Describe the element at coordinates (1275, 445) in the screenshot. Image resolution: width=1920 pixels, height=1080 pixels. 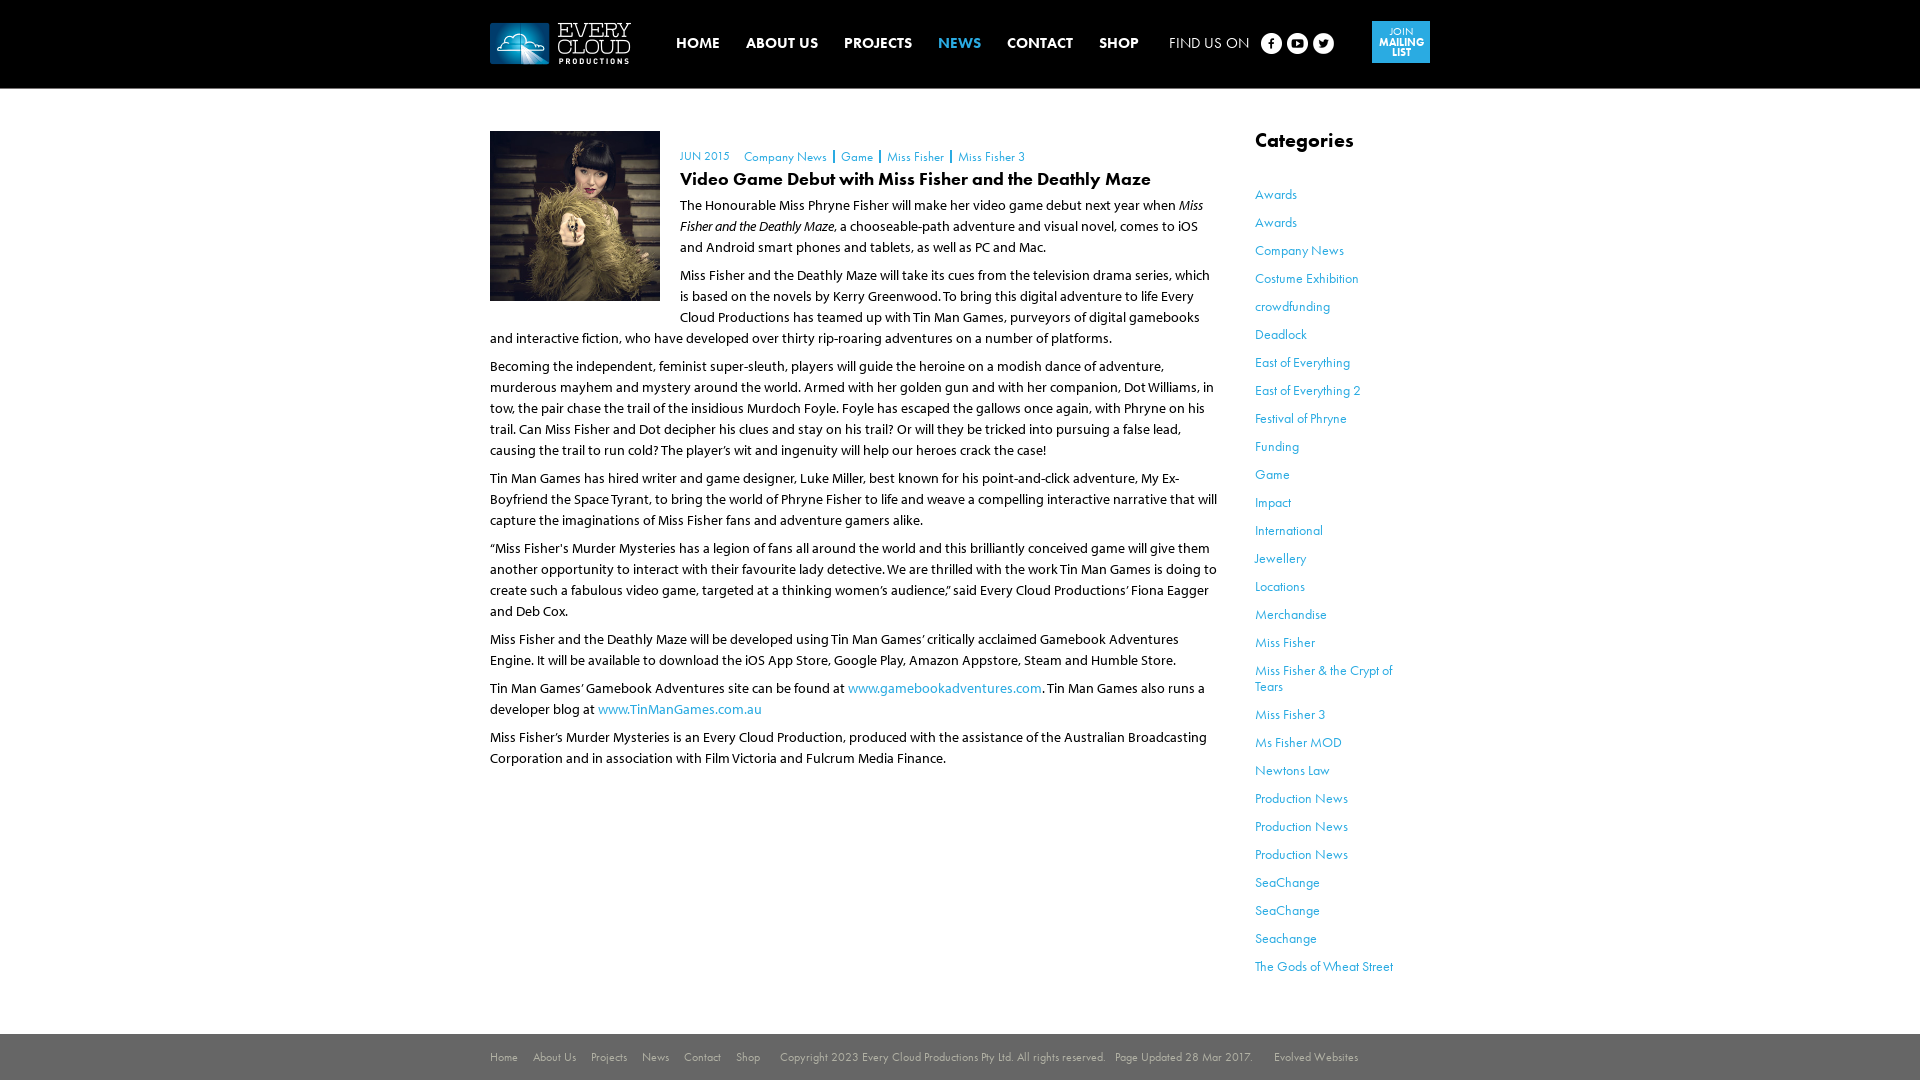
I see `'Funding'` at that location.